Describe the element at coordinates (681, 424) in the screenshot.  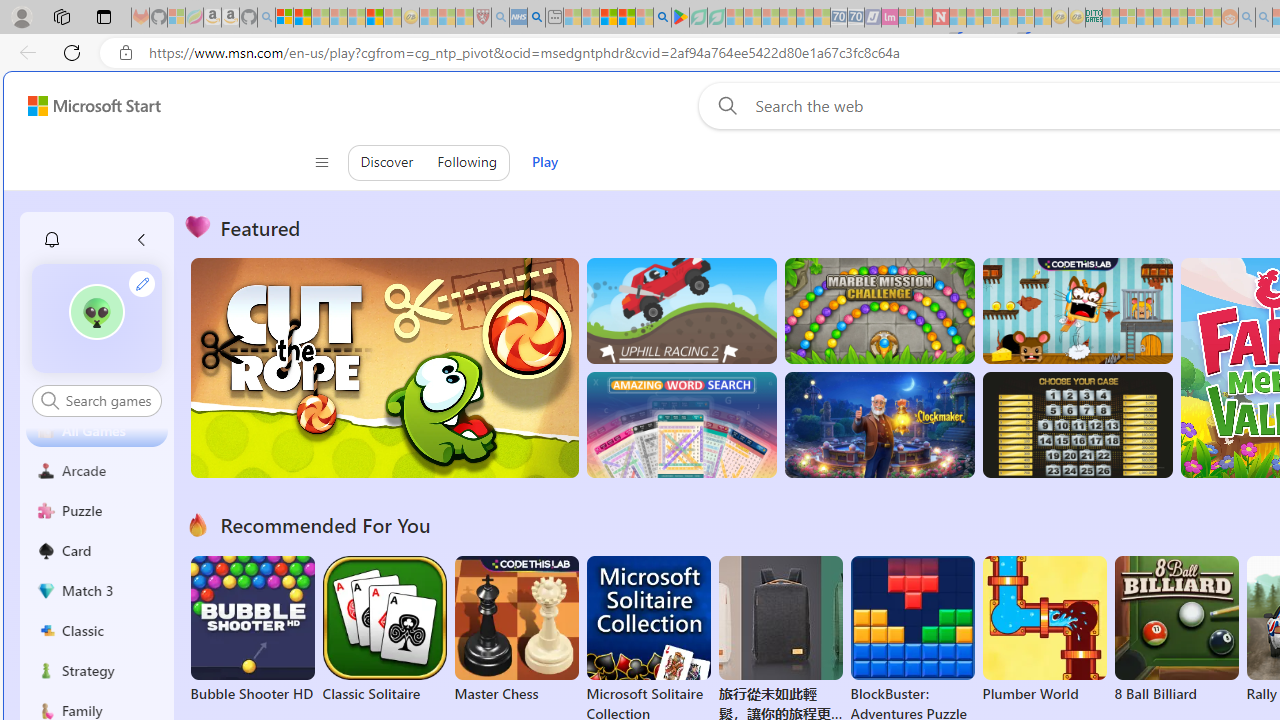
I see `'Amazing Word Search'` at that location.